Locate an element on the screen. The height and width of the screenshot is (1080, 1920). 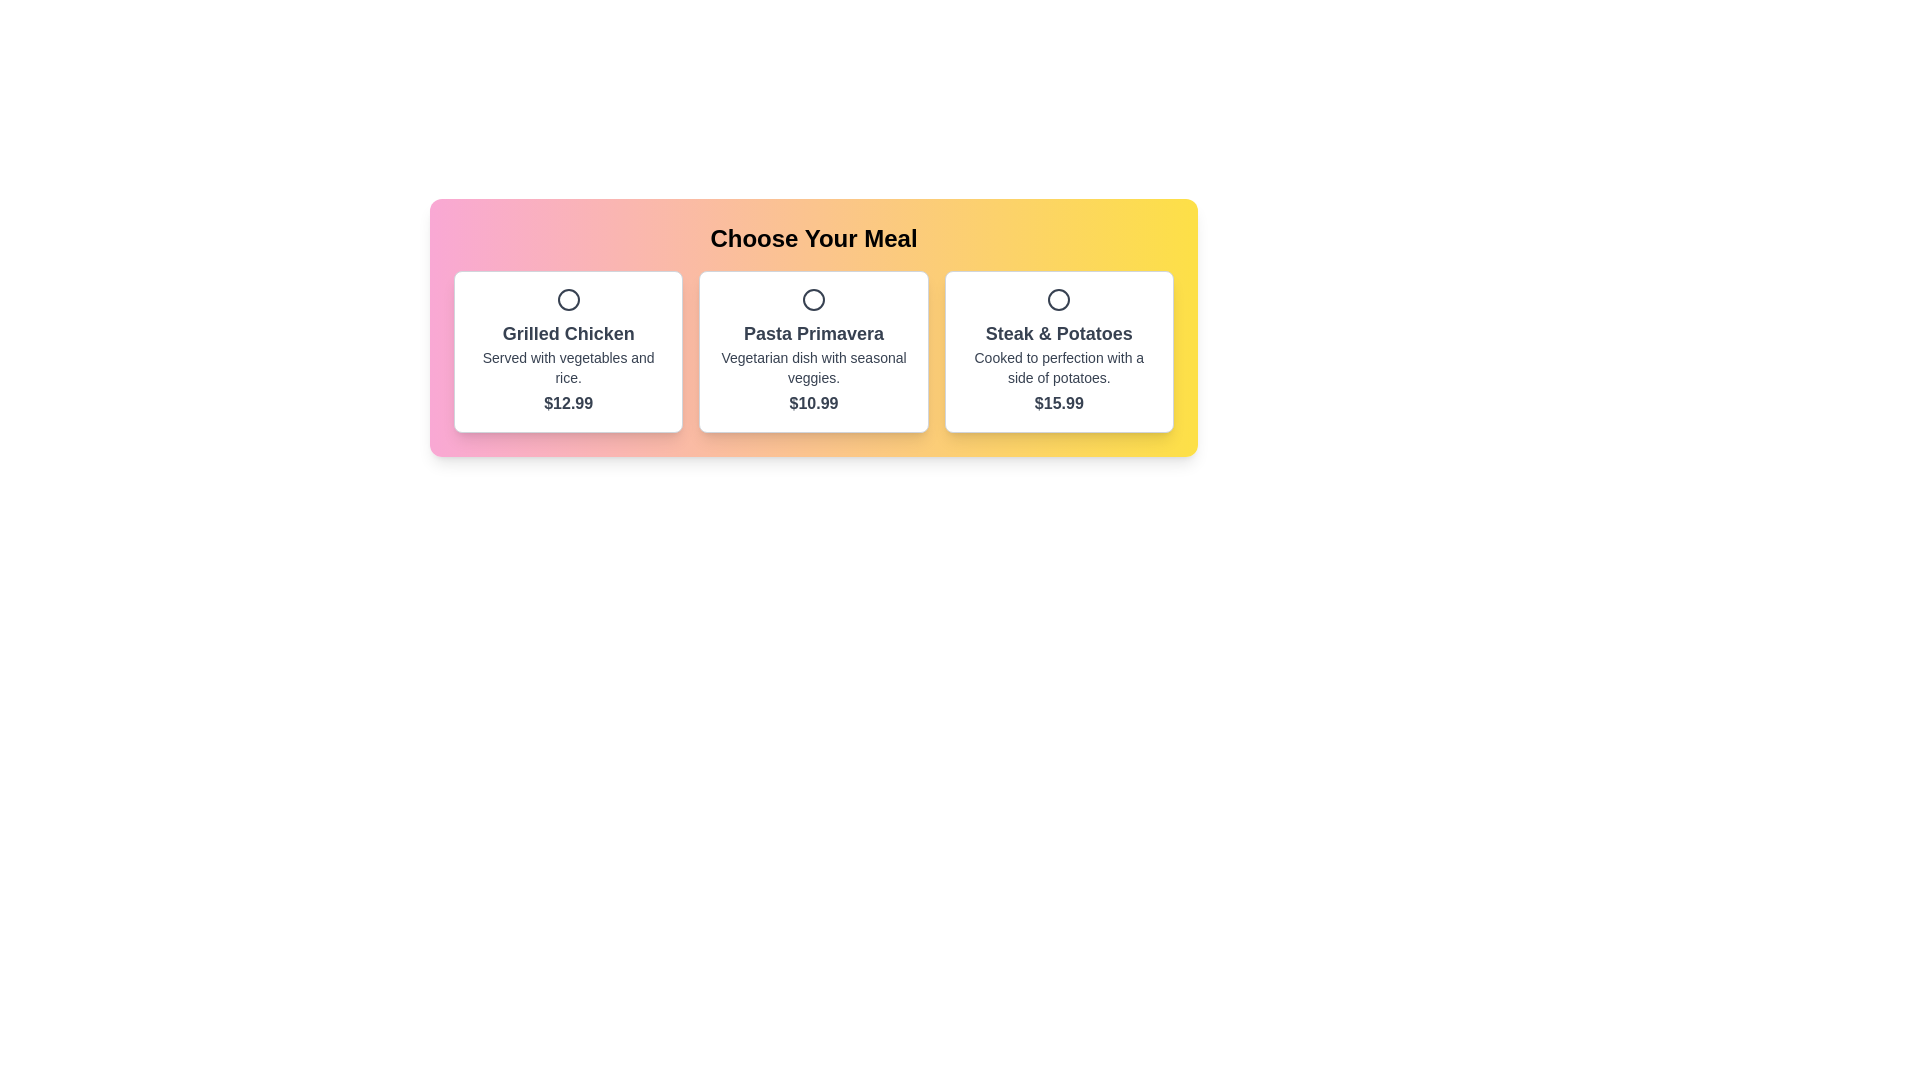
text element that contains the description 'Served with vegetables and rice.' located below the title 'Grilled Chicken' in the first meal option card is located at coordinates (567, 367).